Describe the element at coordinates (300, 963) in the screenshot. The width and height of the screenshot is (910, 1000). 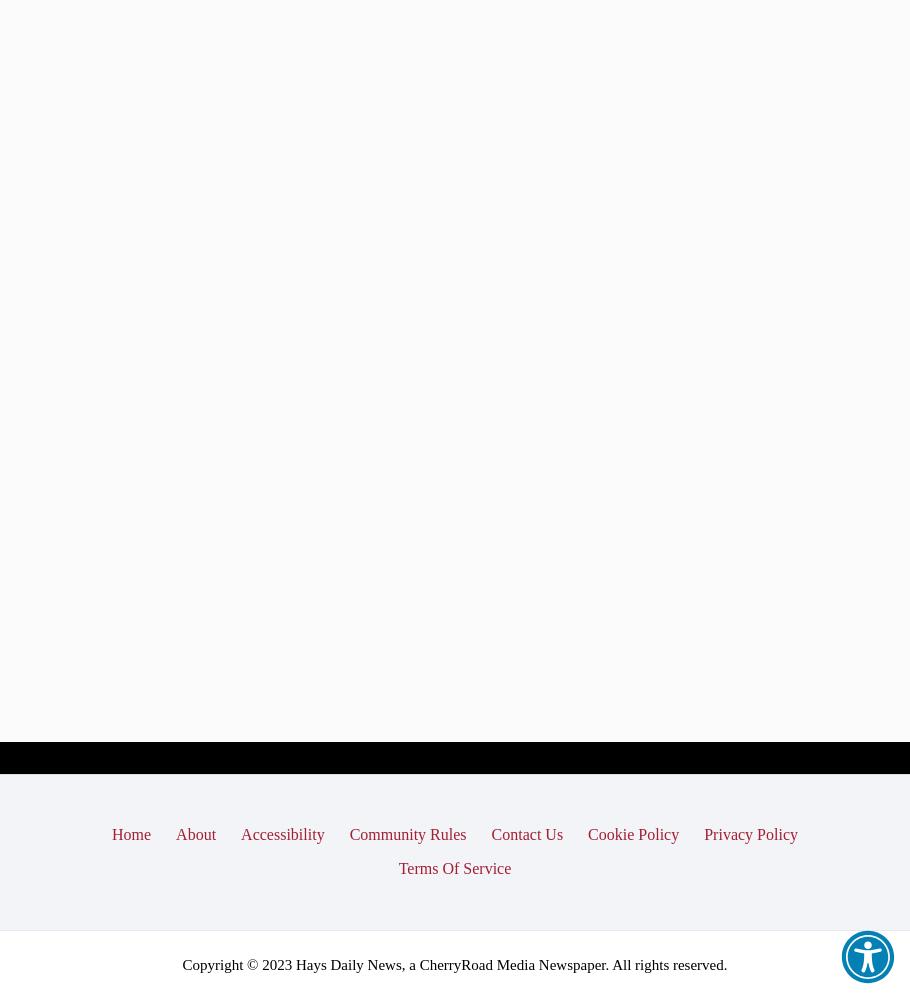
I see `'Copyright © 2023 Hays Daily News, a'` at that location.